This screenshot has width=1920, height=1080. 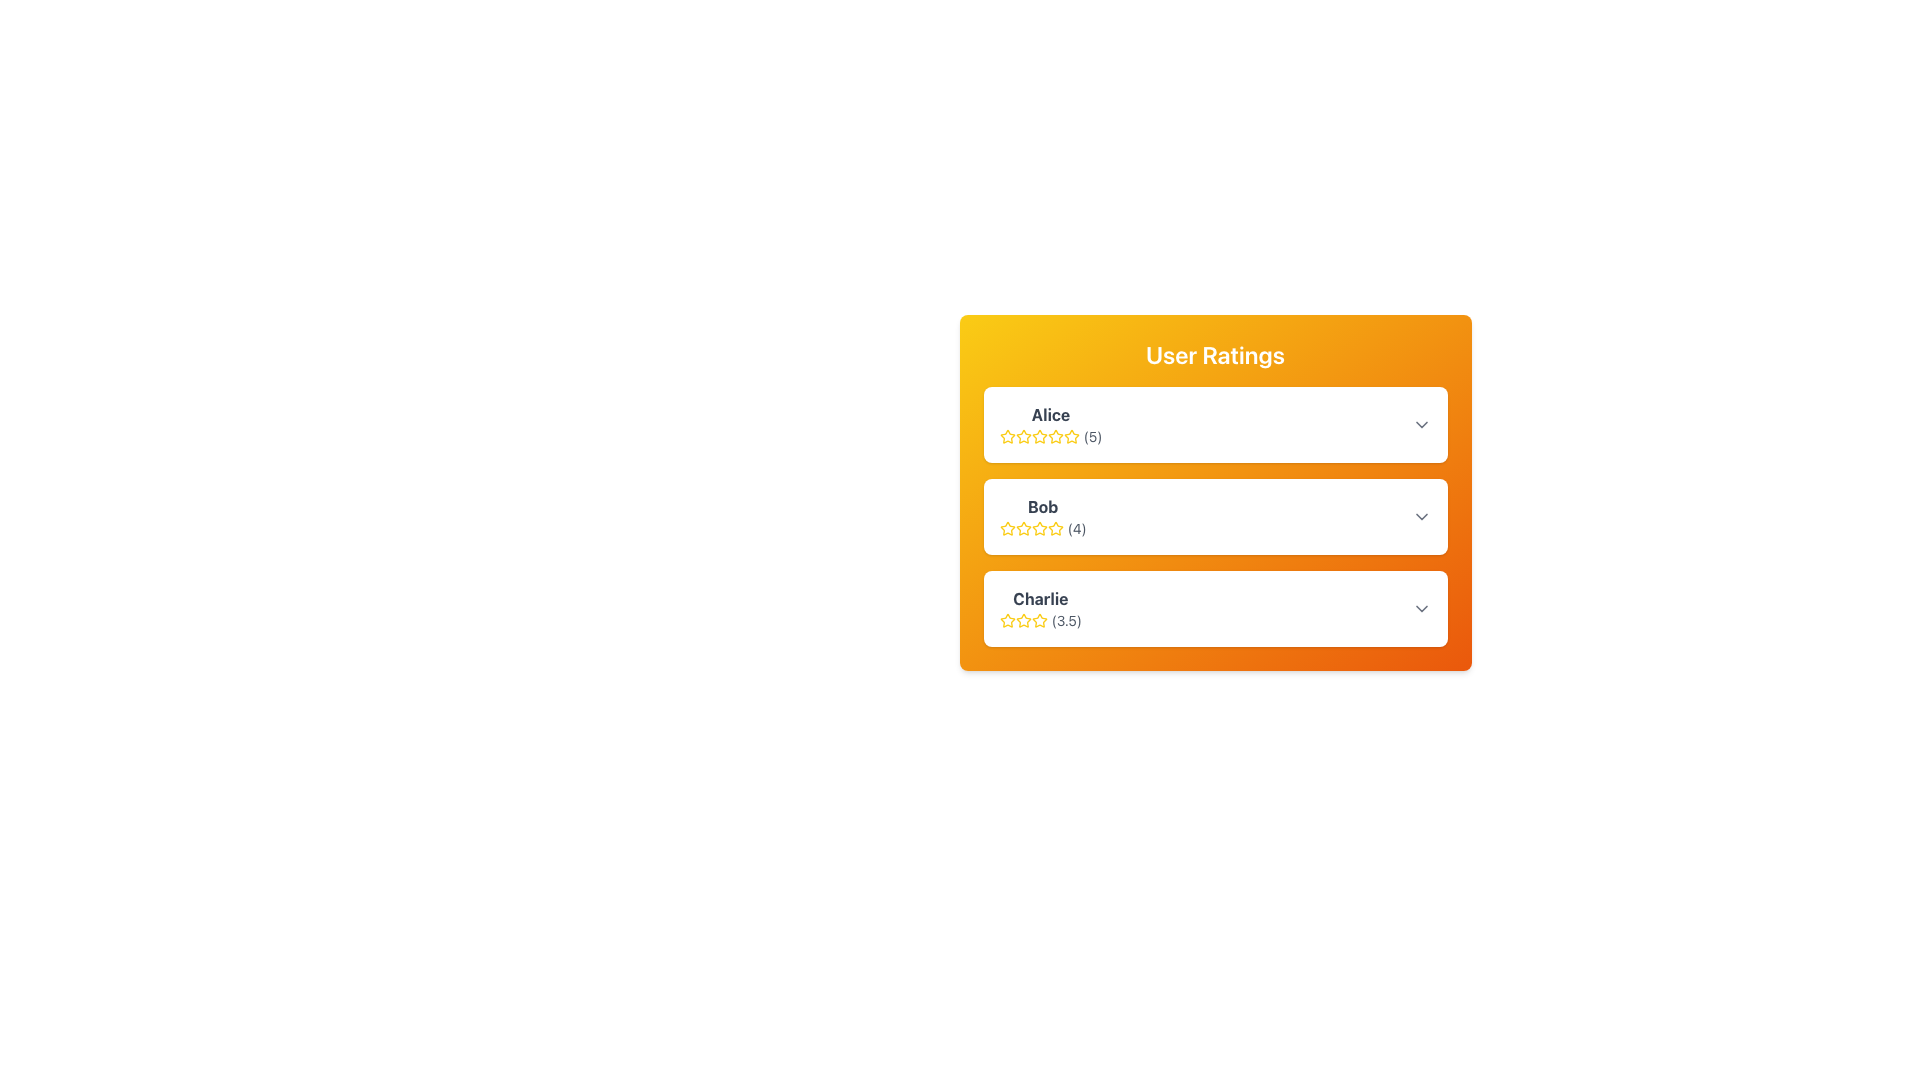 I want to click on the Composite rating display for user 'Charlie', so click(x=1040, y=620).